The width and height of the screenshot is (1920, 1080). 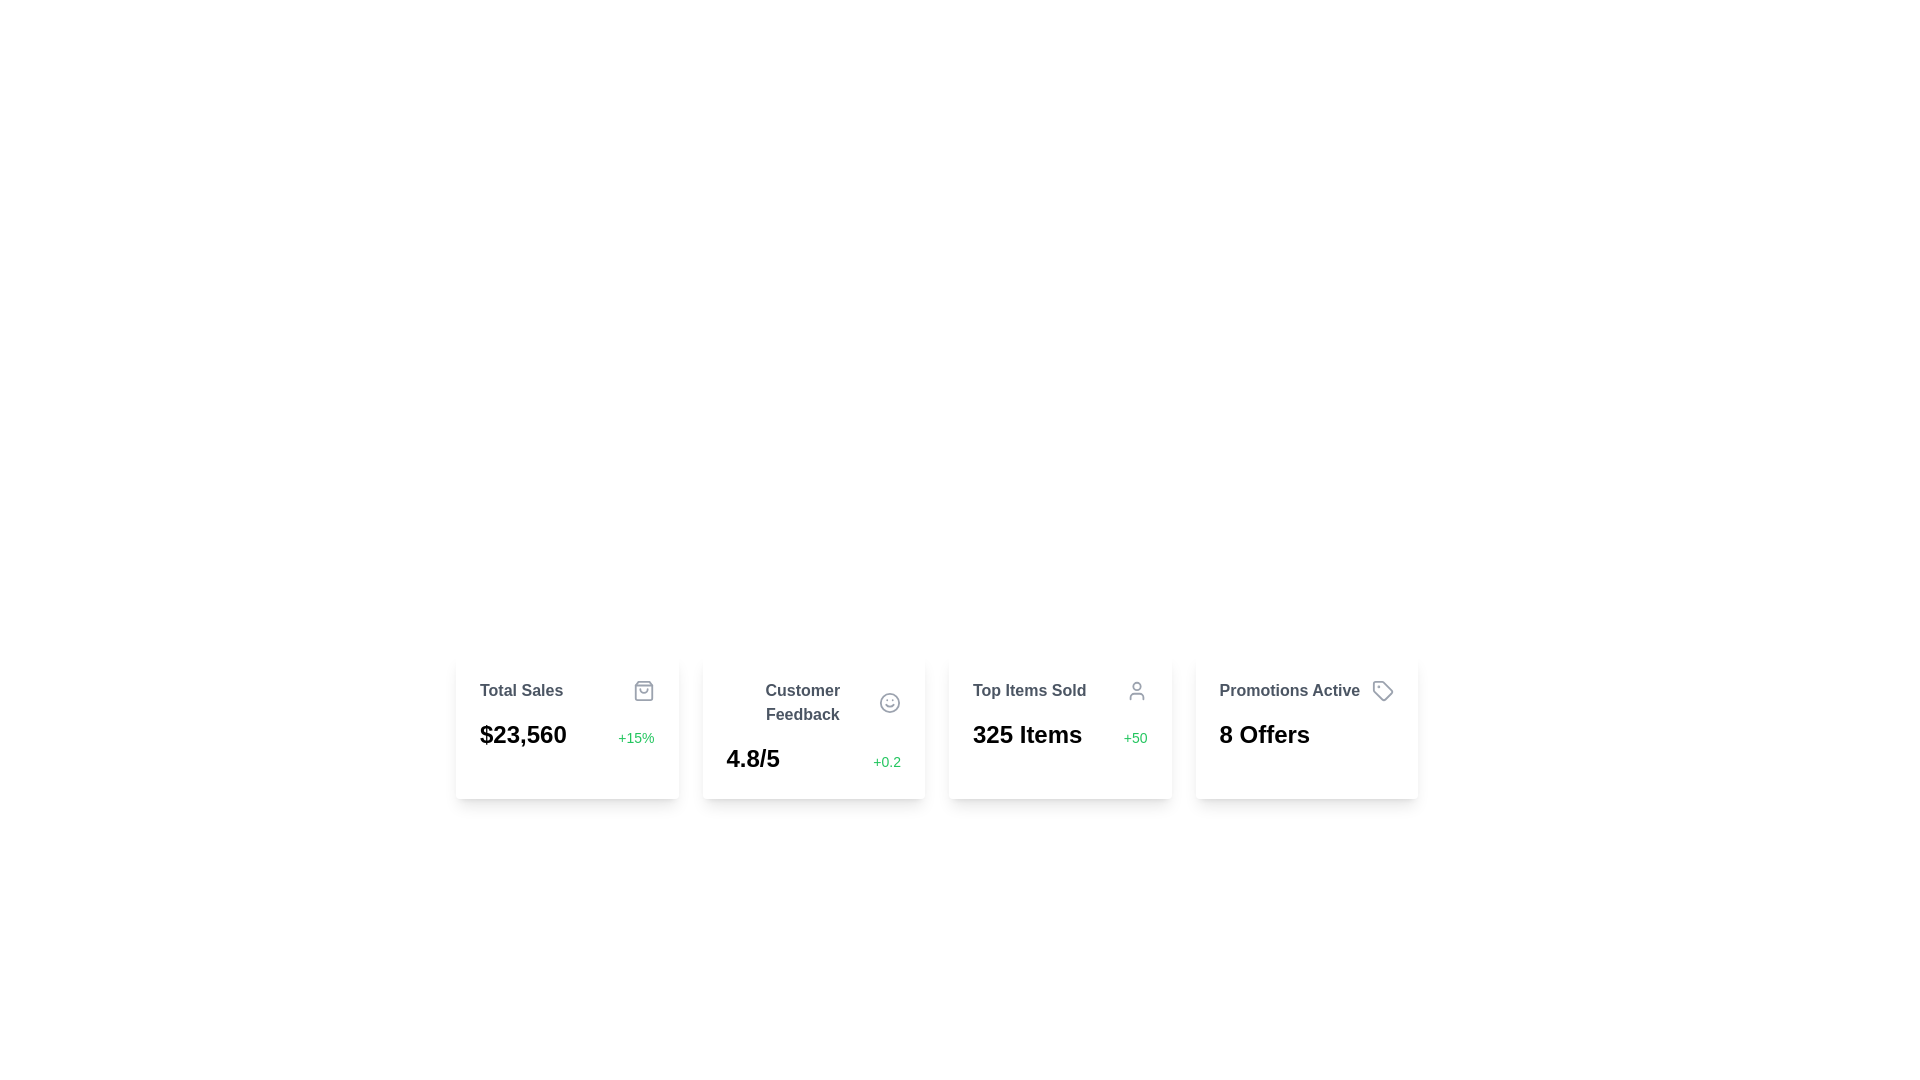 I want to click on numeric rating '4.8/5' displayed in bold font with a green '+0.2' beside it, located at the bottom of the 'Customer Feedback' card, so click(x=813, y=759).